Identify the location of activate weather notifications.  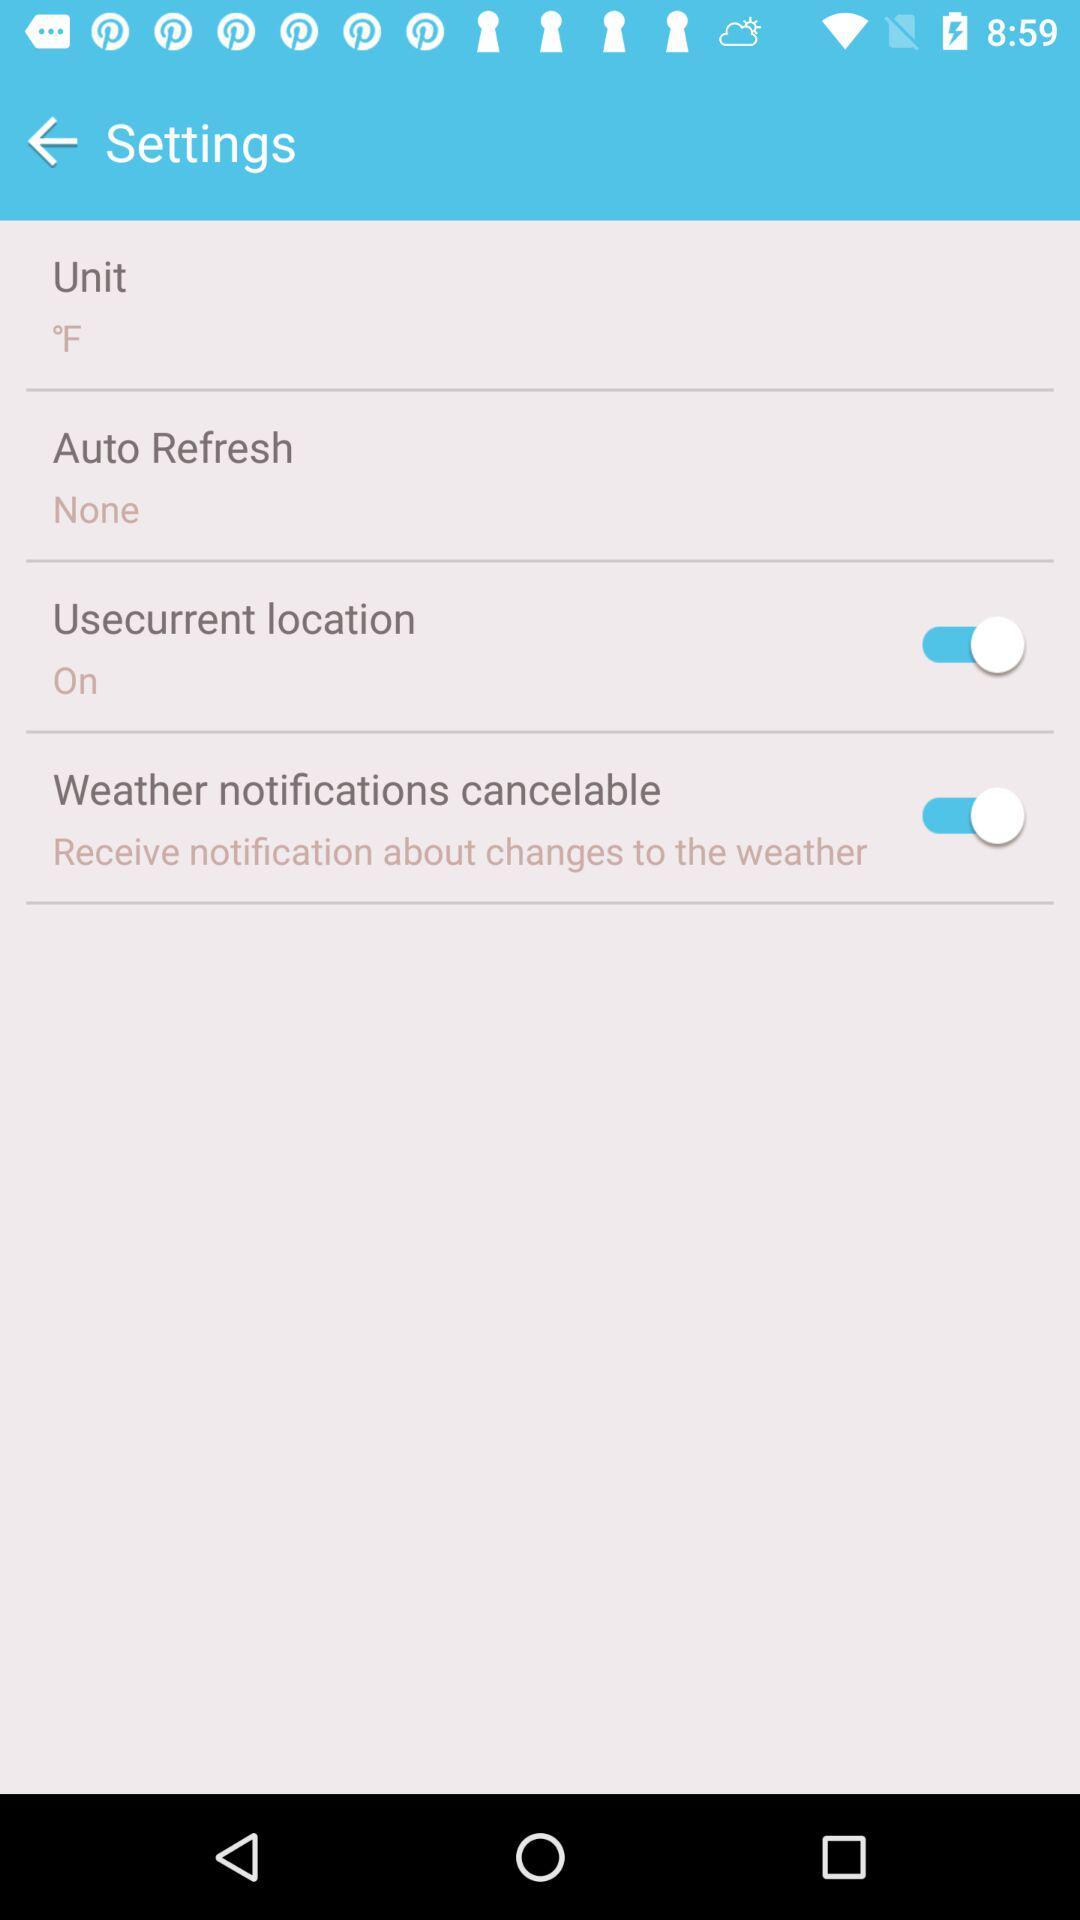
(974, 819).